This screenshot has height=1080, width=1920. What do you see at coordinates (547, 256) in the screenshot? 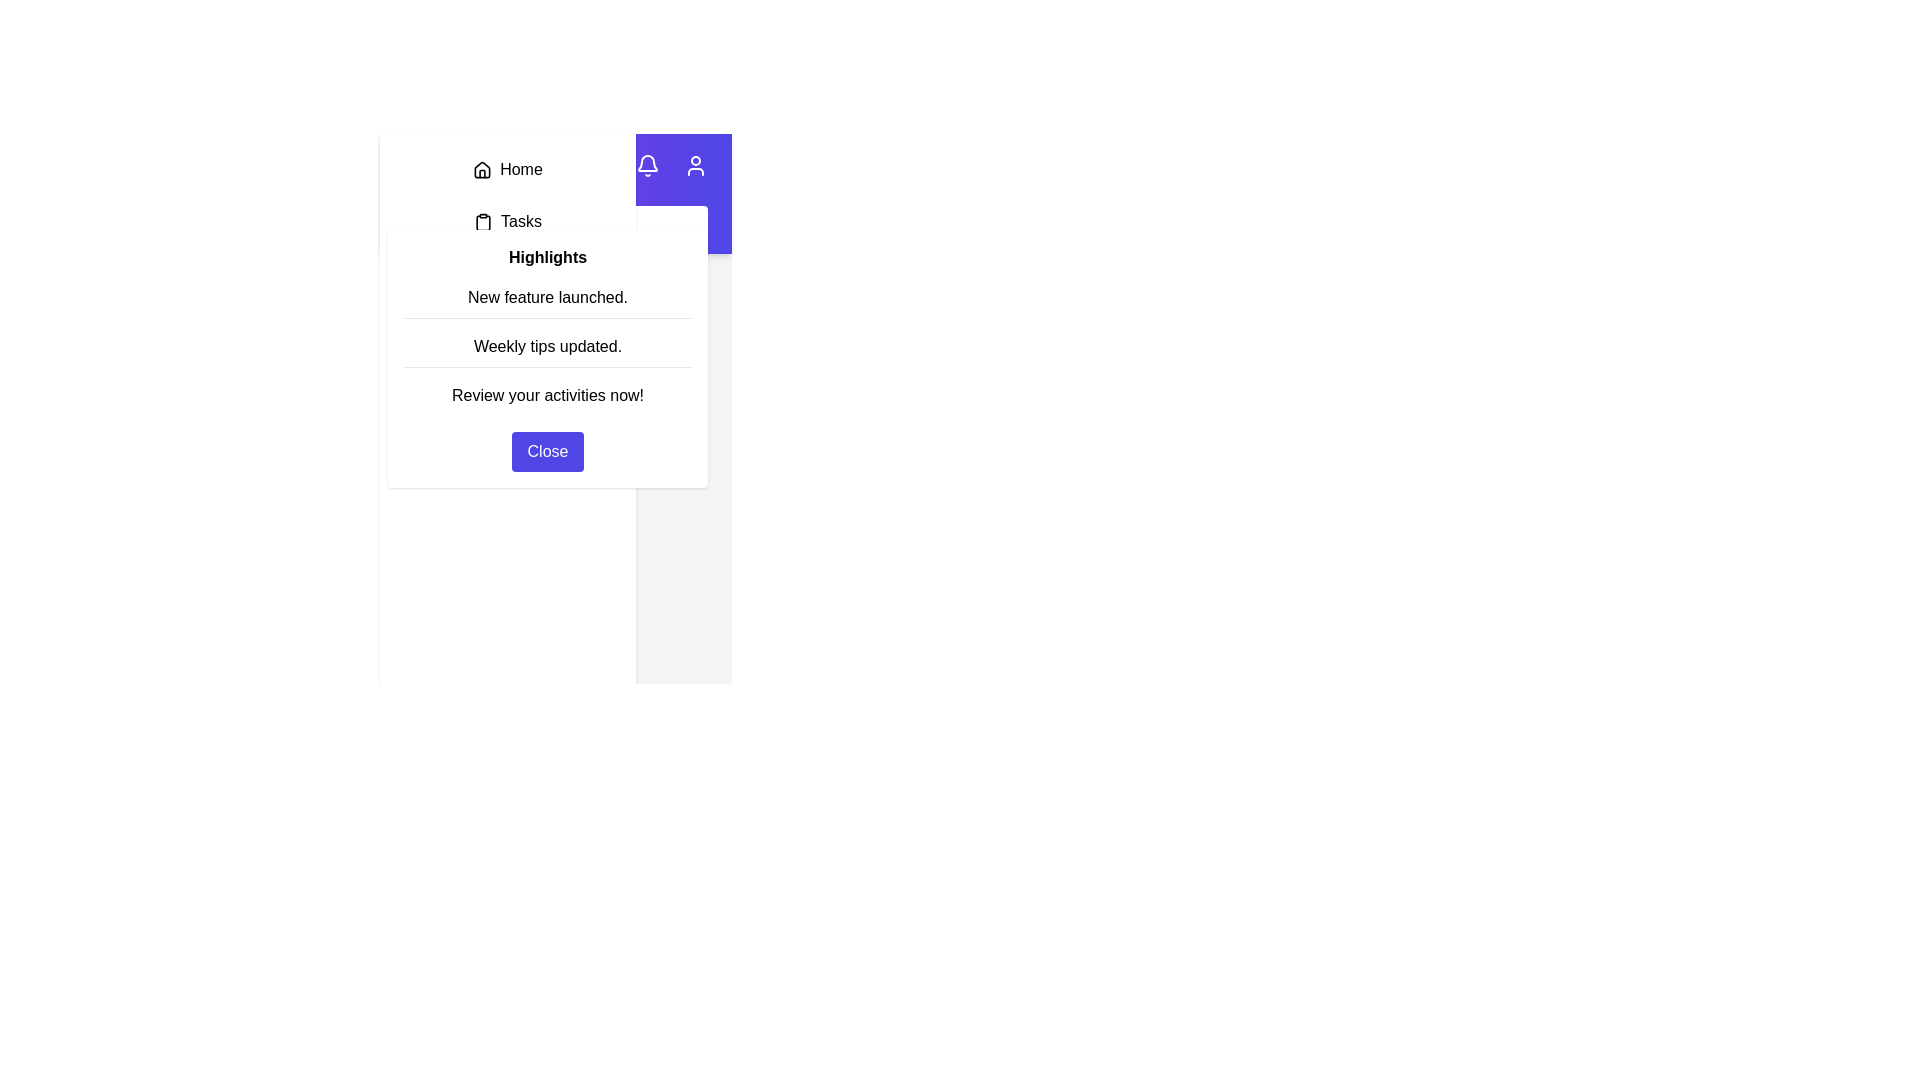
I see `the text label displaying 'Highlights', which is styled with a bold font and is center-aligned in a notification popup window` at bounding box center [547, 256].